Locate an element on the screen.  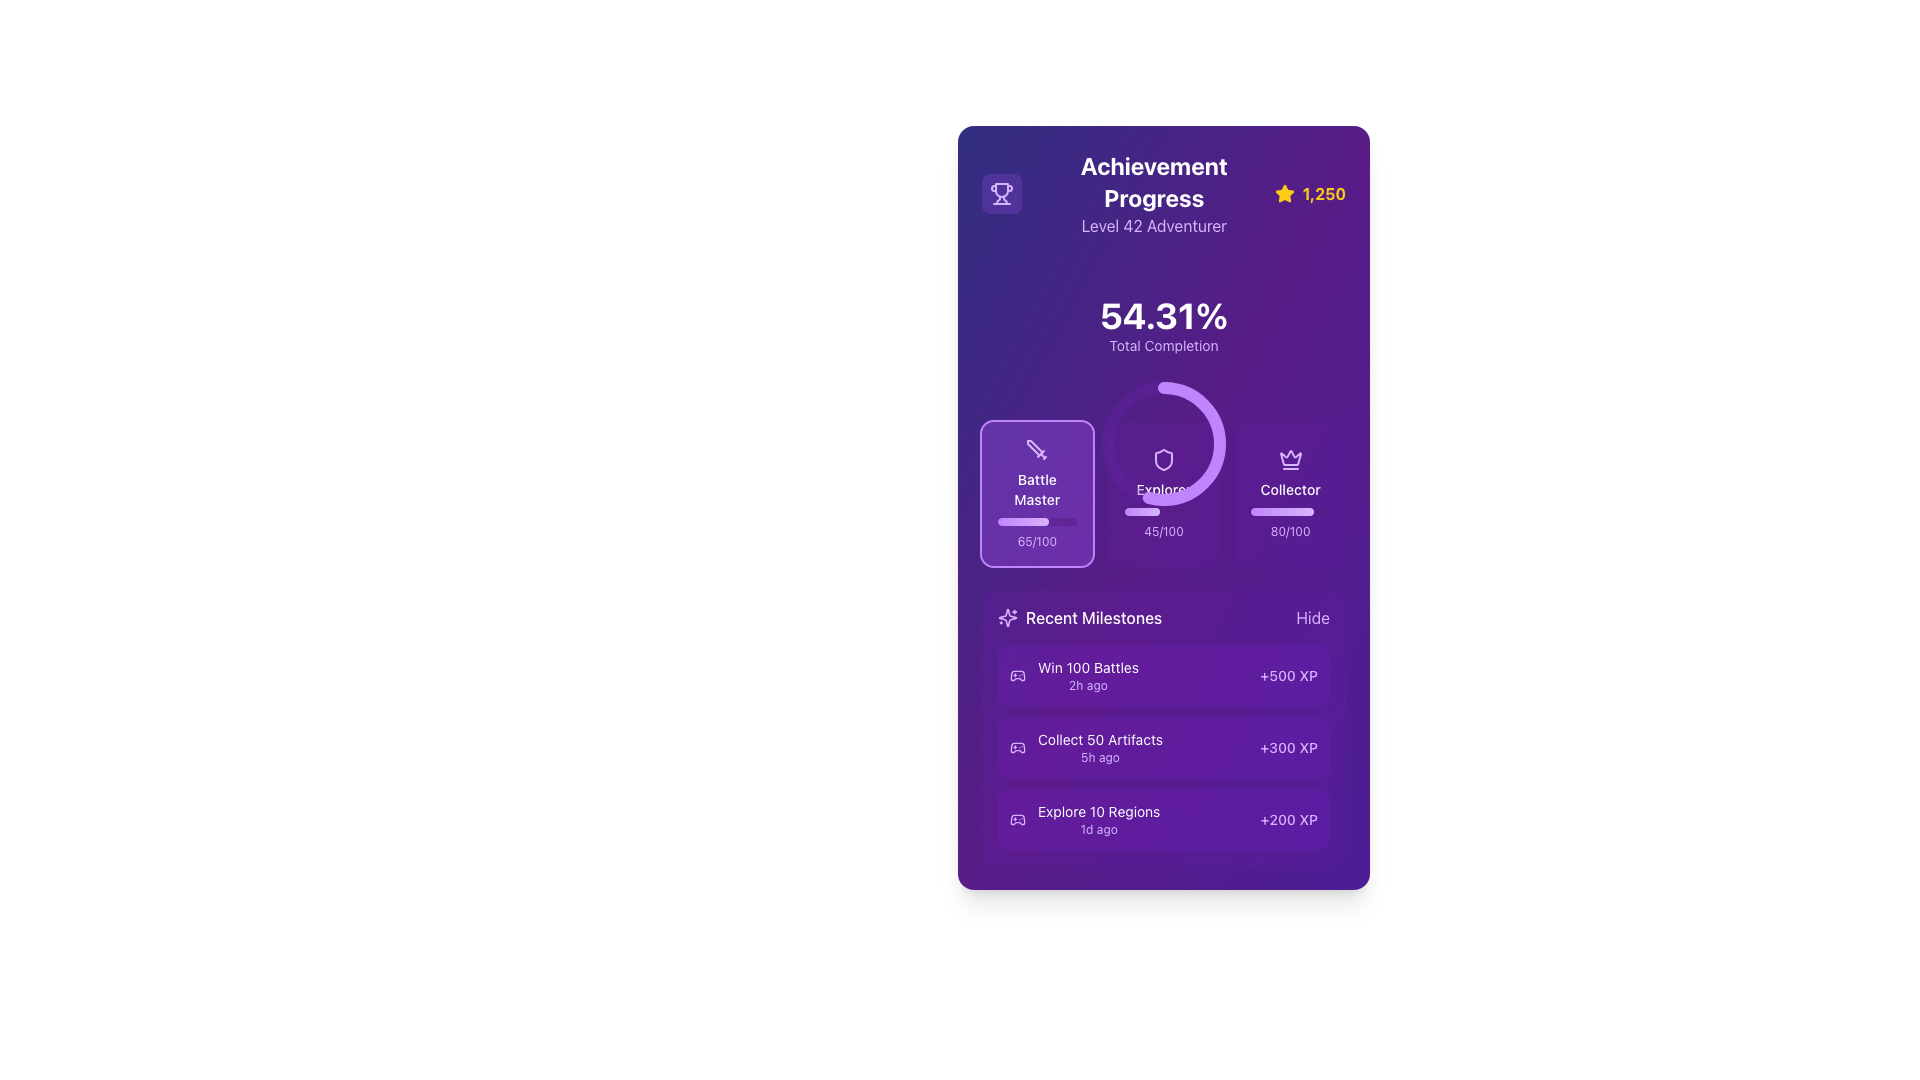
the milestone icon located on the left side of the 'Explore 10 Regions' milestone in the 'Recent Milestones' section is located at coordinates (1017, 820).